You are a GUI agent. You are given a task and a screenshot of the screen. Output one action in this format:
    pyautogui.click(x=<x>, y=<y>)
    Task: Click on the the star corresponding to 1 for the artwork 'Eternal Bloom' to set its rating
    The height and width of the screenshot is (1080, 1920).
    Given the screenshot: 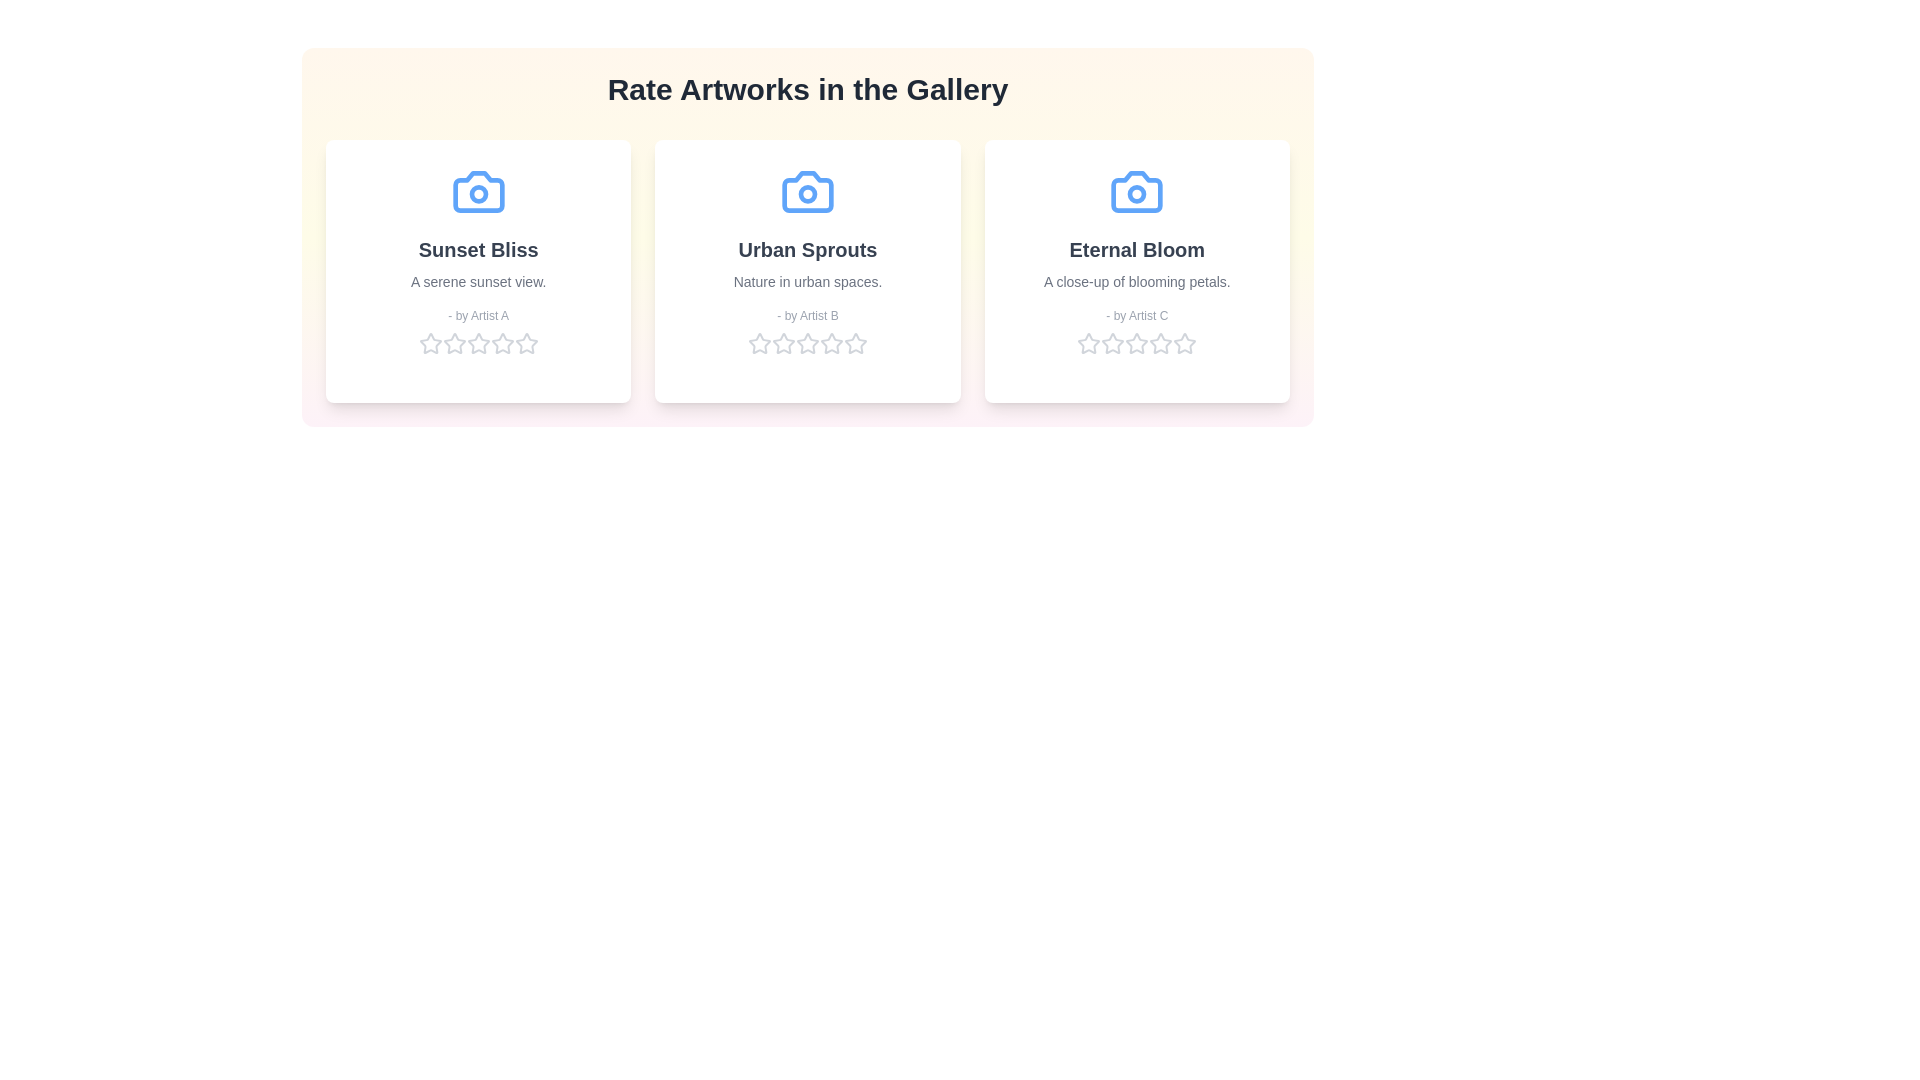 What is the action you would take?
    pyautogui.click(x=1088, y=342)
    